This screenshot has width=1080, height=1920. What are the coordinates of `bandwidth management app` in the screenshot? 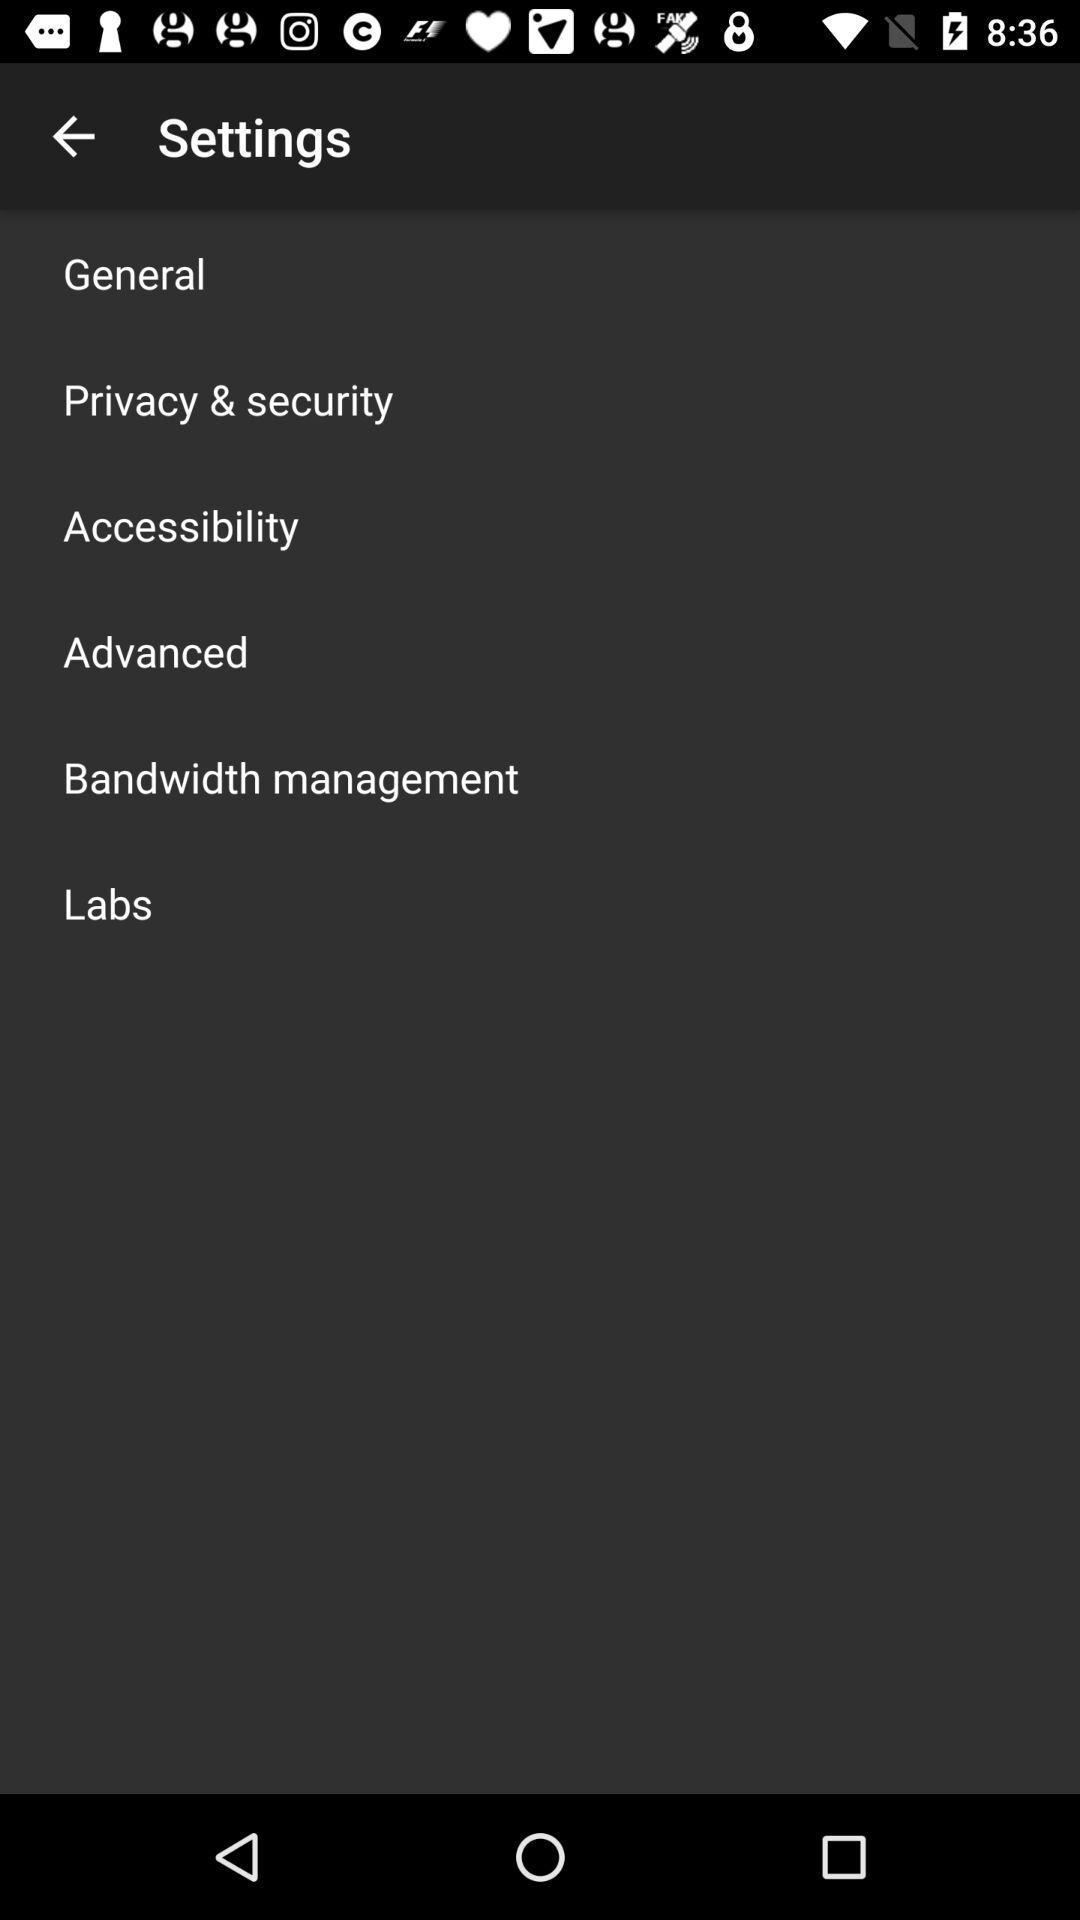 It's located at (290, 776).